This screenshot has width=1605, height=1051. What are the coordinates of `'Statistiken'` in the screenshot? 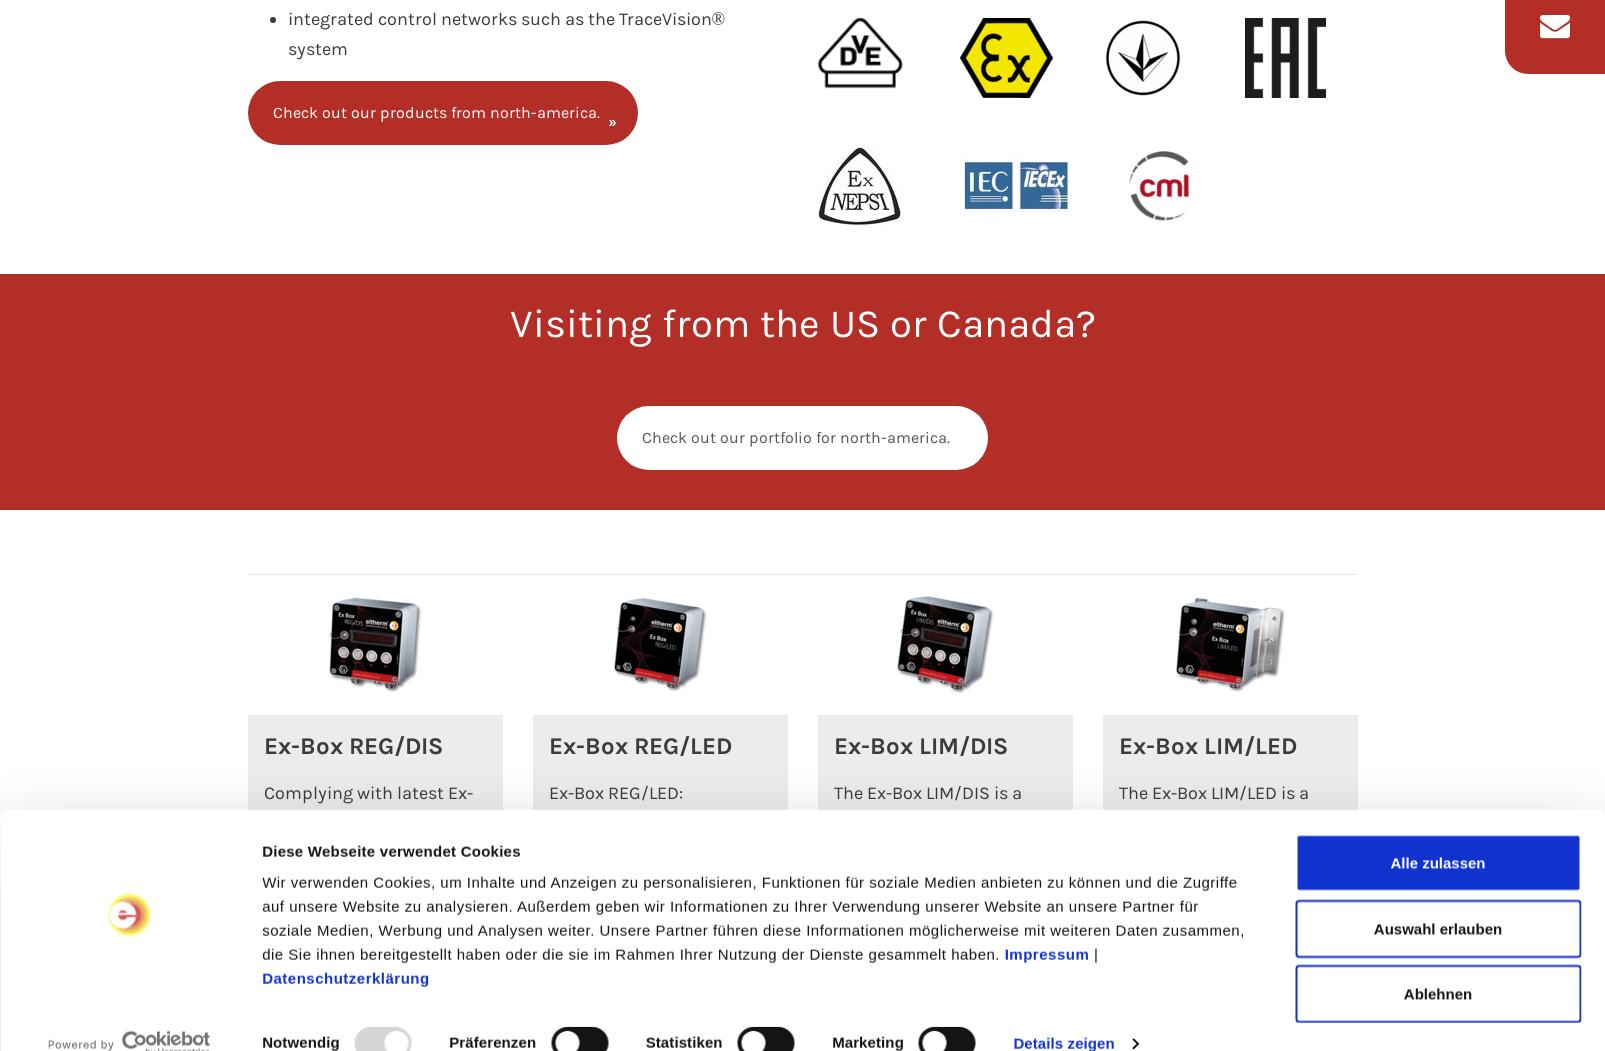 It's located at (683, 908).